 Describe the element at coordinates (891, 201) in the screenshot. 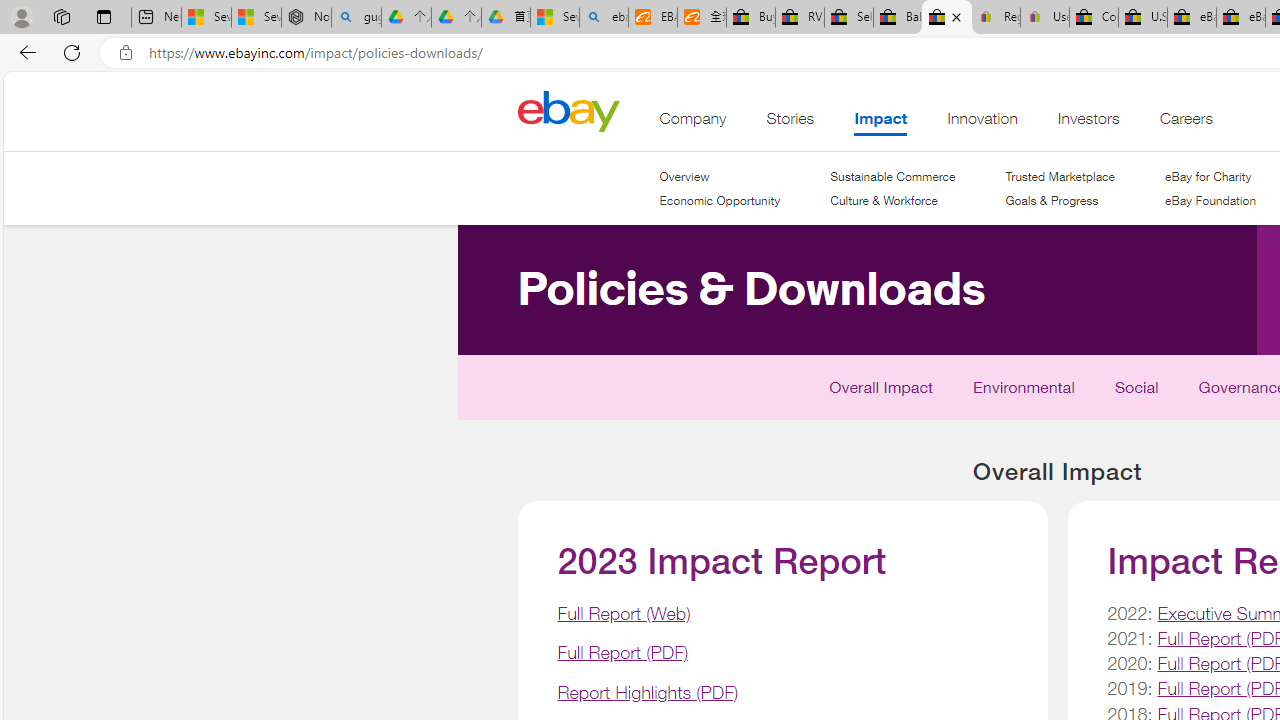

I see `'Culture & Workforce'` at that location.